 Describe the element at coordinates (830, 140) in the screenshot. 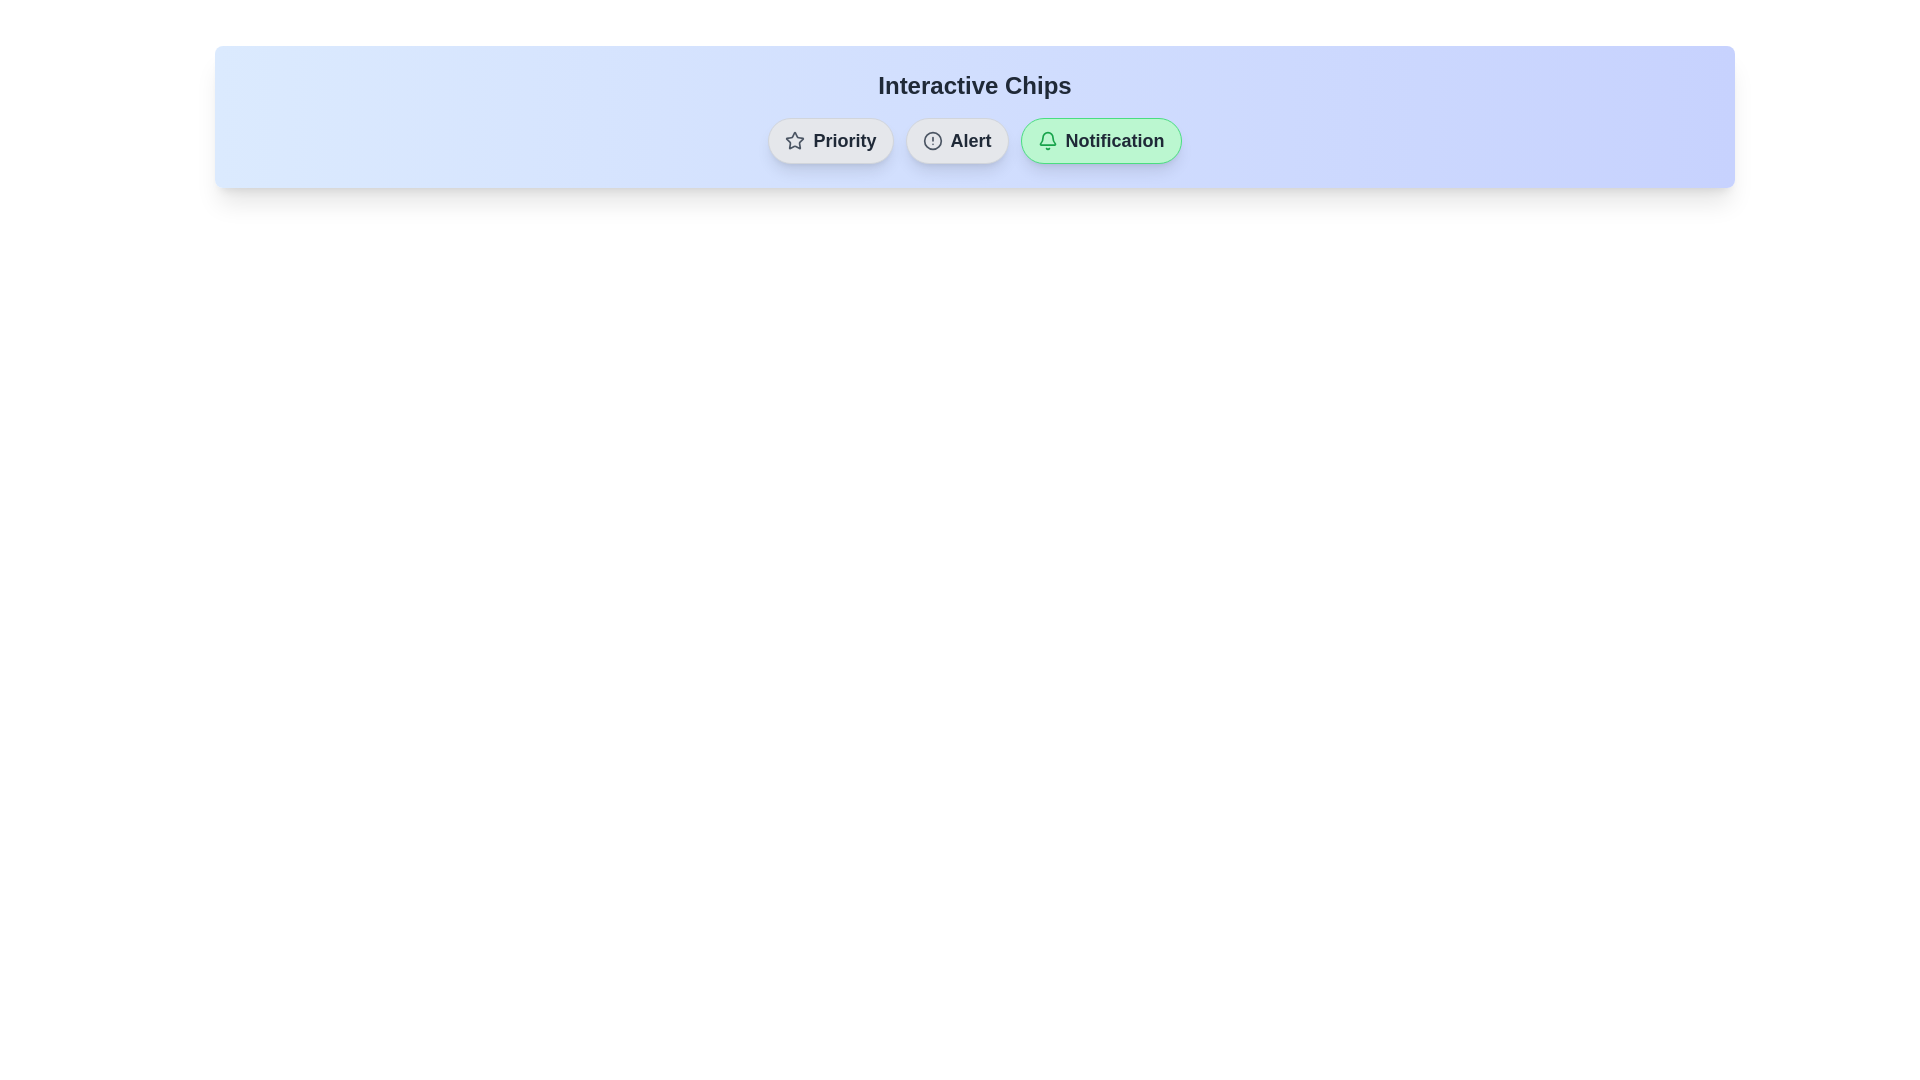

I see `the chip labeled 'Priority' to view its hover effect` at that location.